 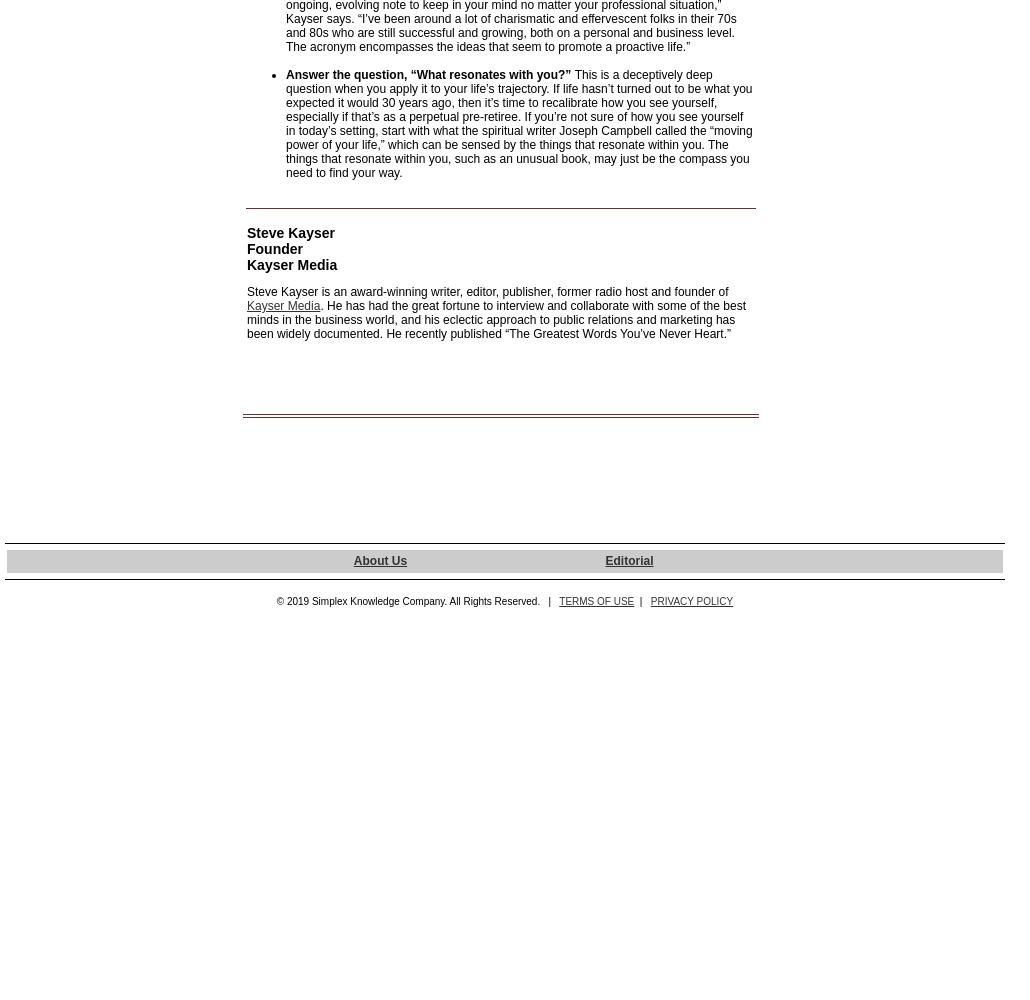 What do you see at coordinates (628, 561) in the screenshot?
I see `'Editorial'` at bounding box center [628, 561].